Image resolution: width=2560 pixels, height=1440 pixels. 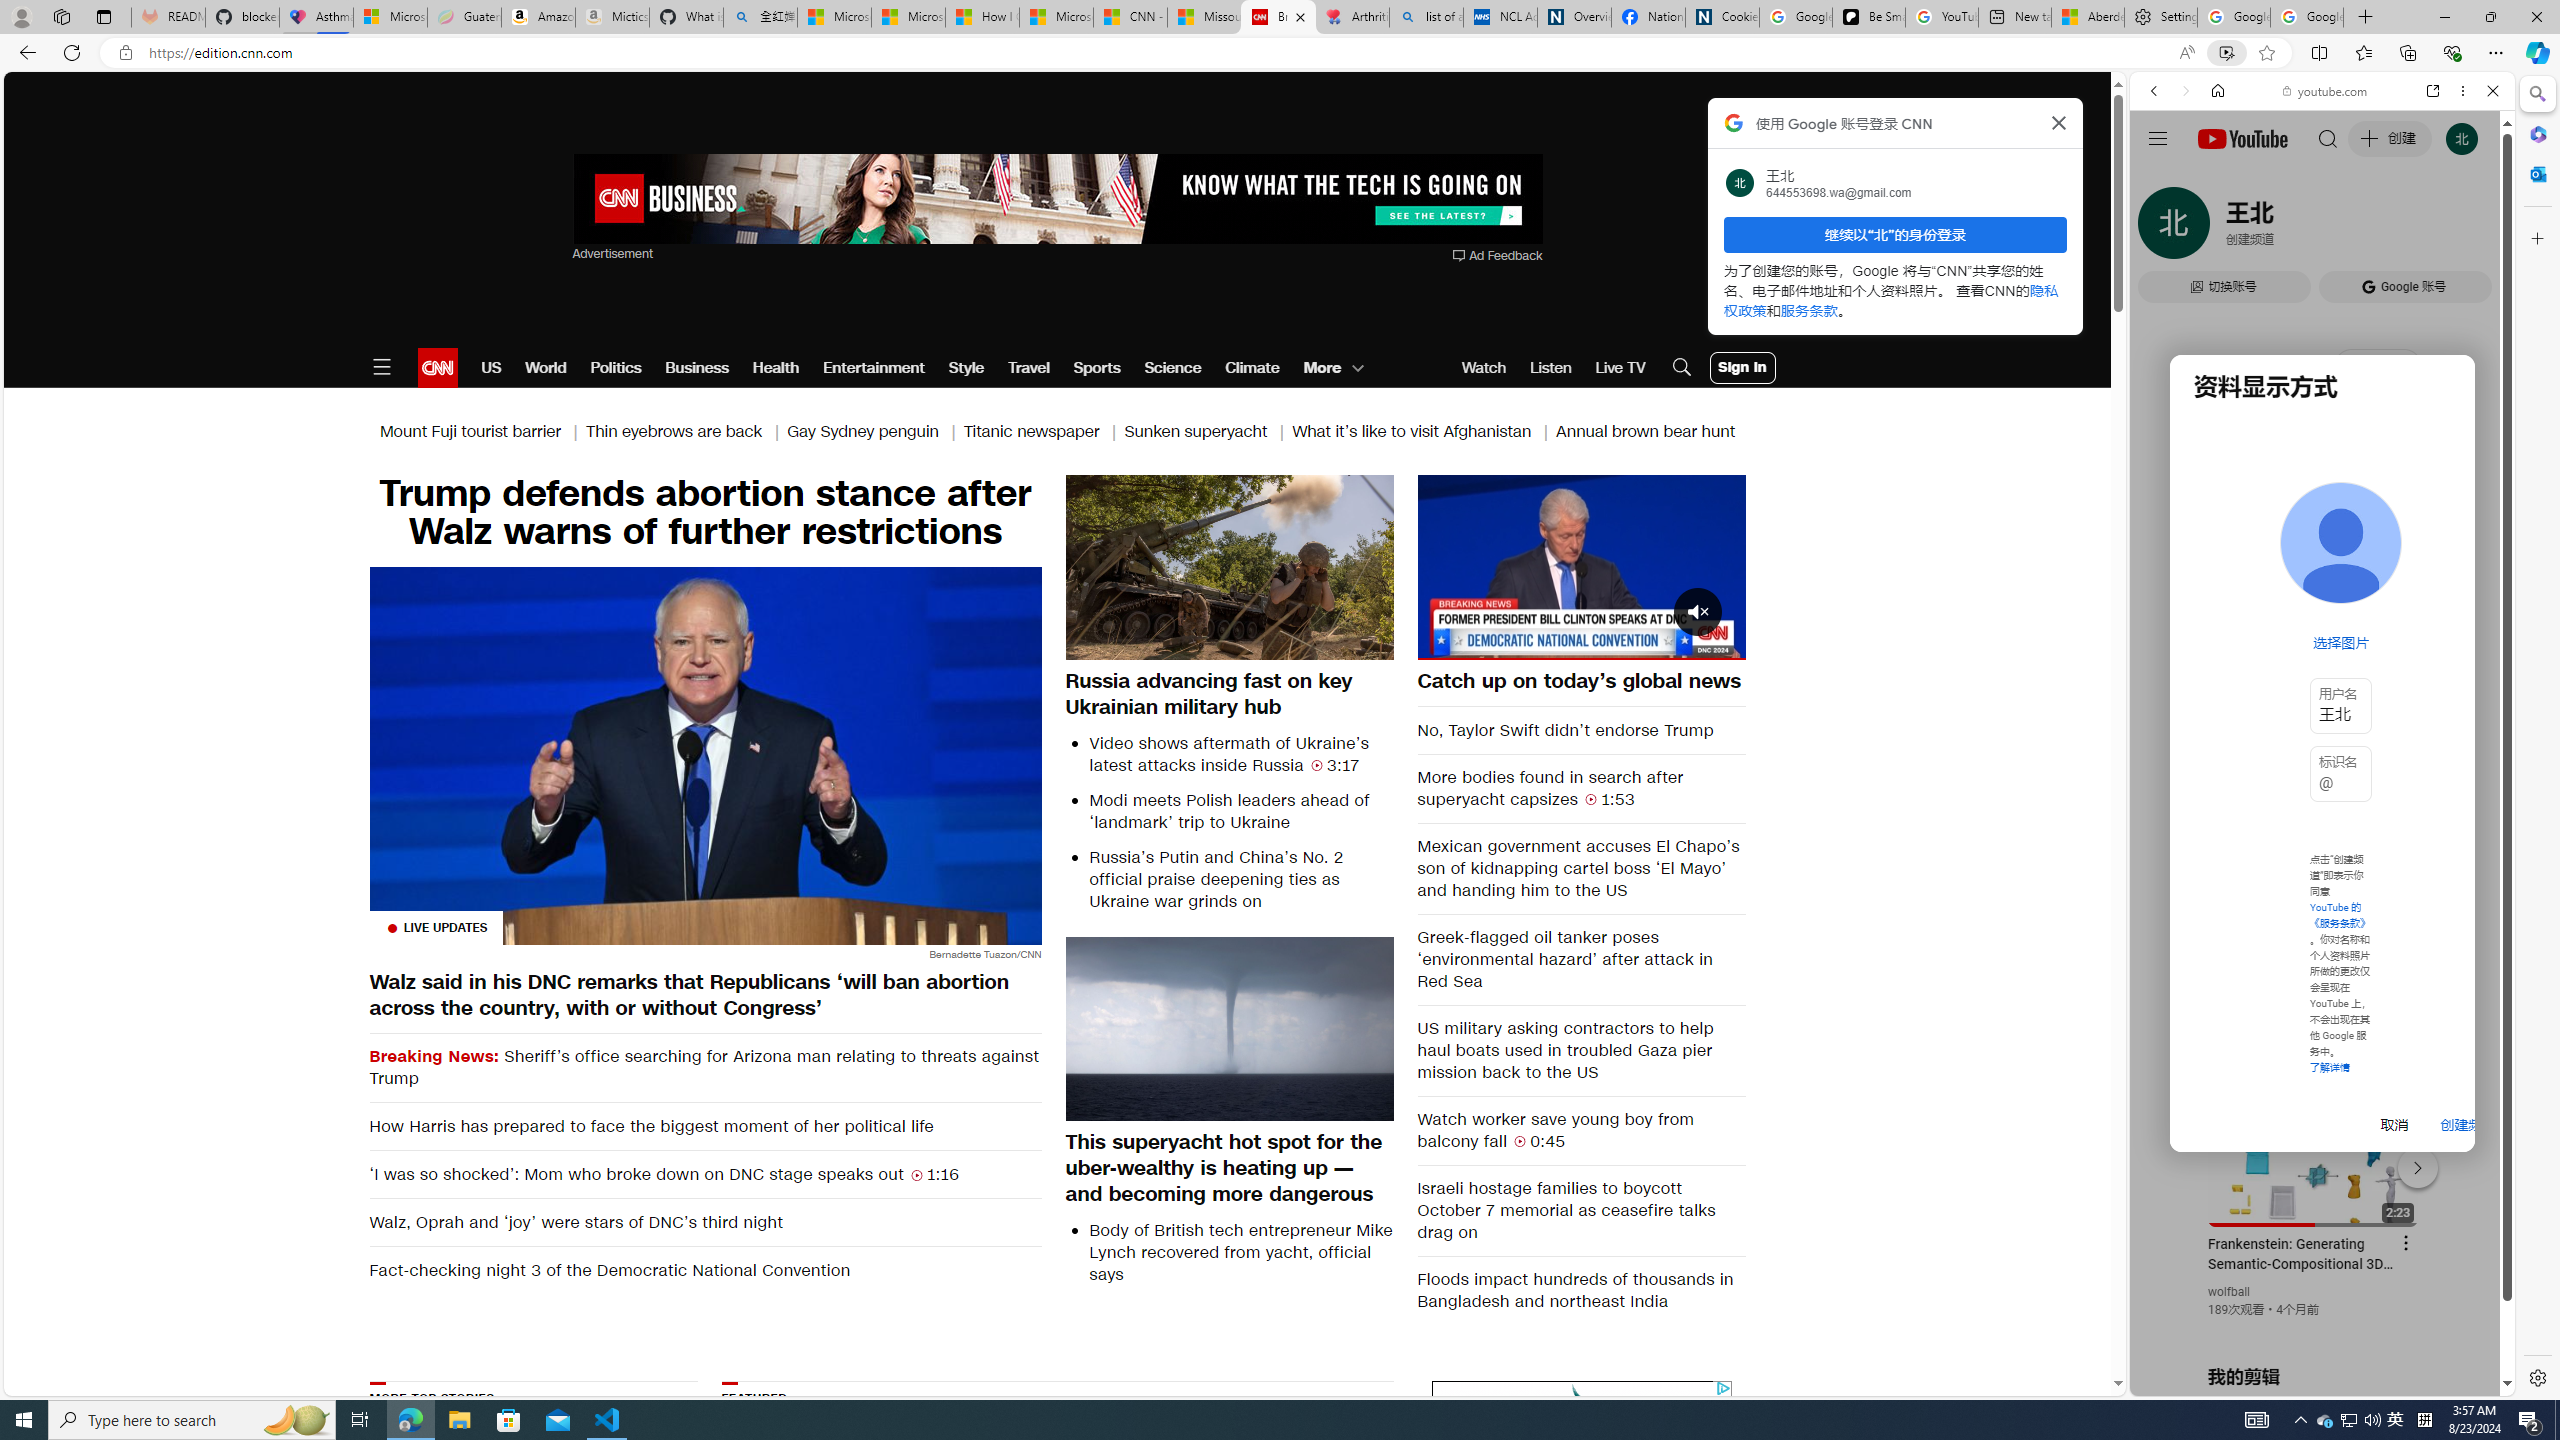 What do you see at coordinates (1129, 16) in the screenshot?
I see `'CNN - MSN'` at bounding box center [1129, 16].